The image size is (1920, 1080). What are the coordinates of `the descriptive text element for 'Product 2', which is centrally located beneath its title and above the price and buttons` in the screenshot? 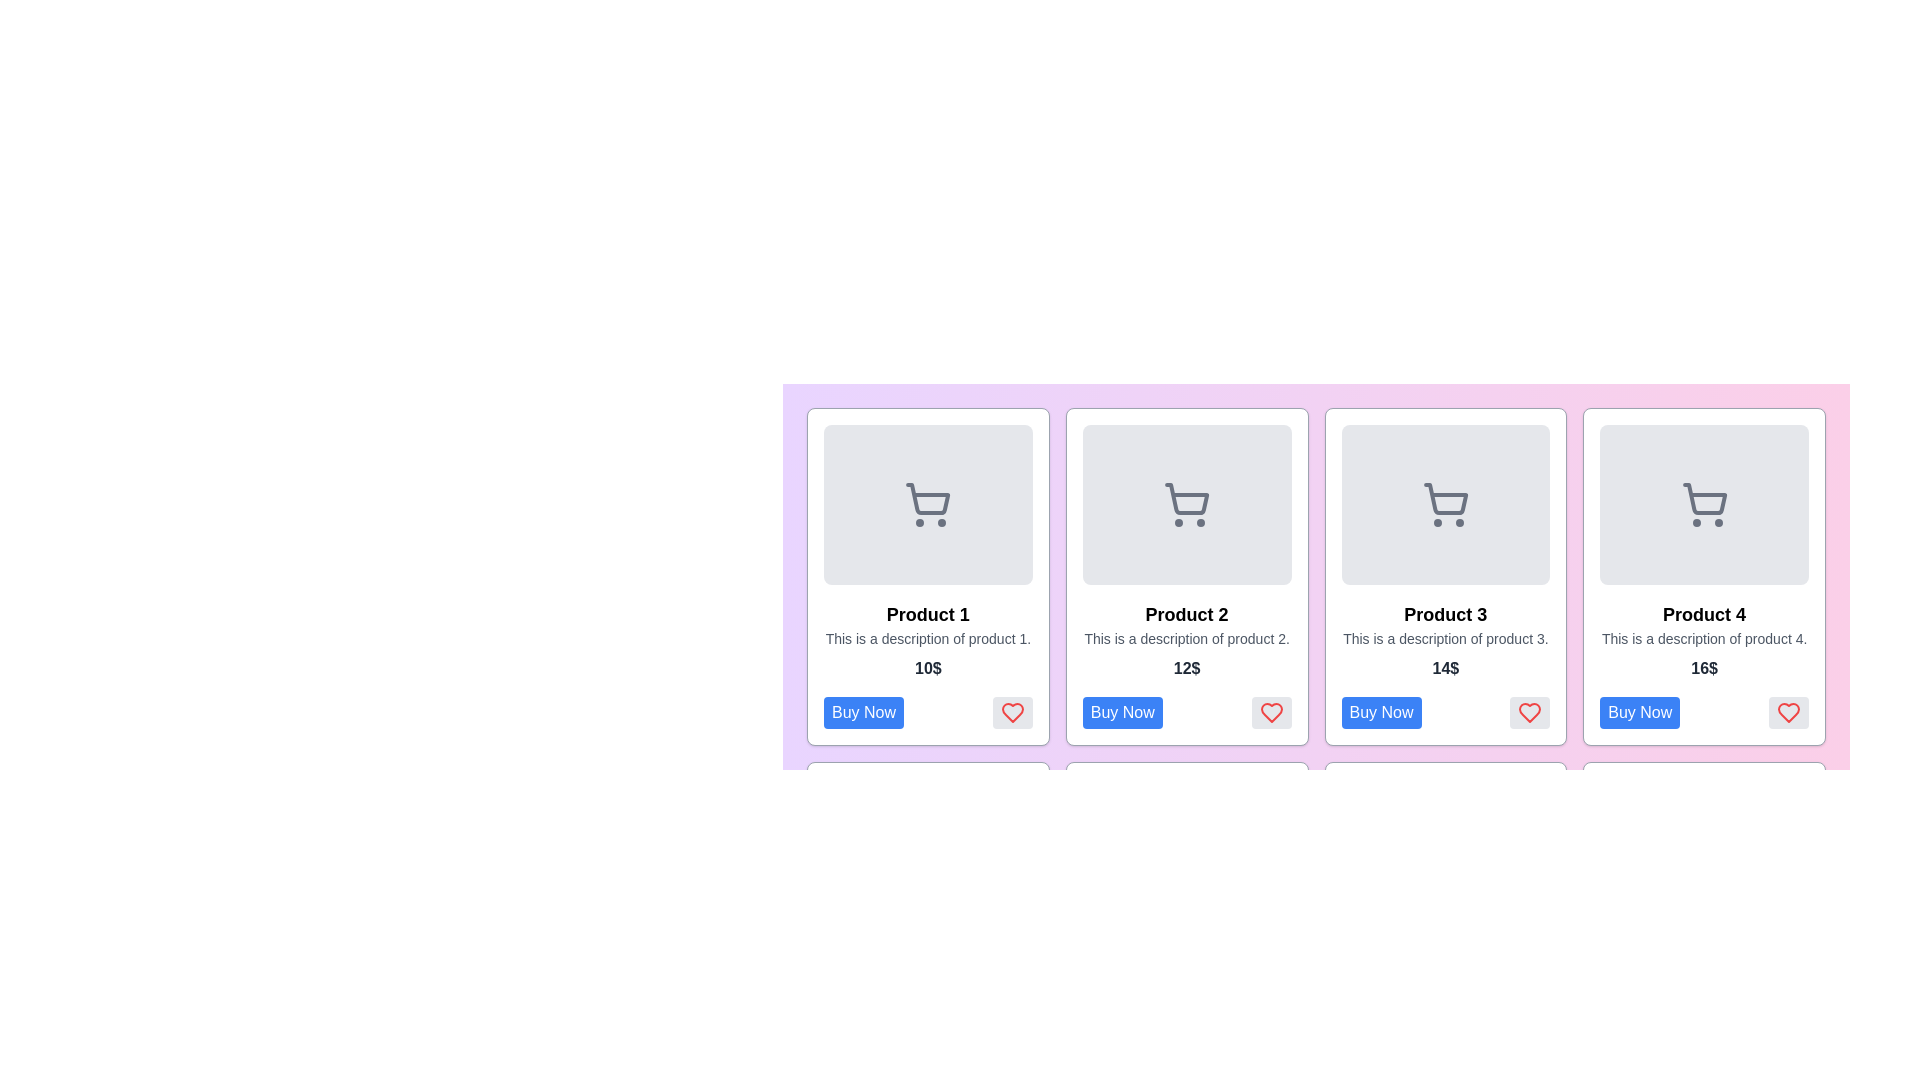 It's located at (1187, 639).